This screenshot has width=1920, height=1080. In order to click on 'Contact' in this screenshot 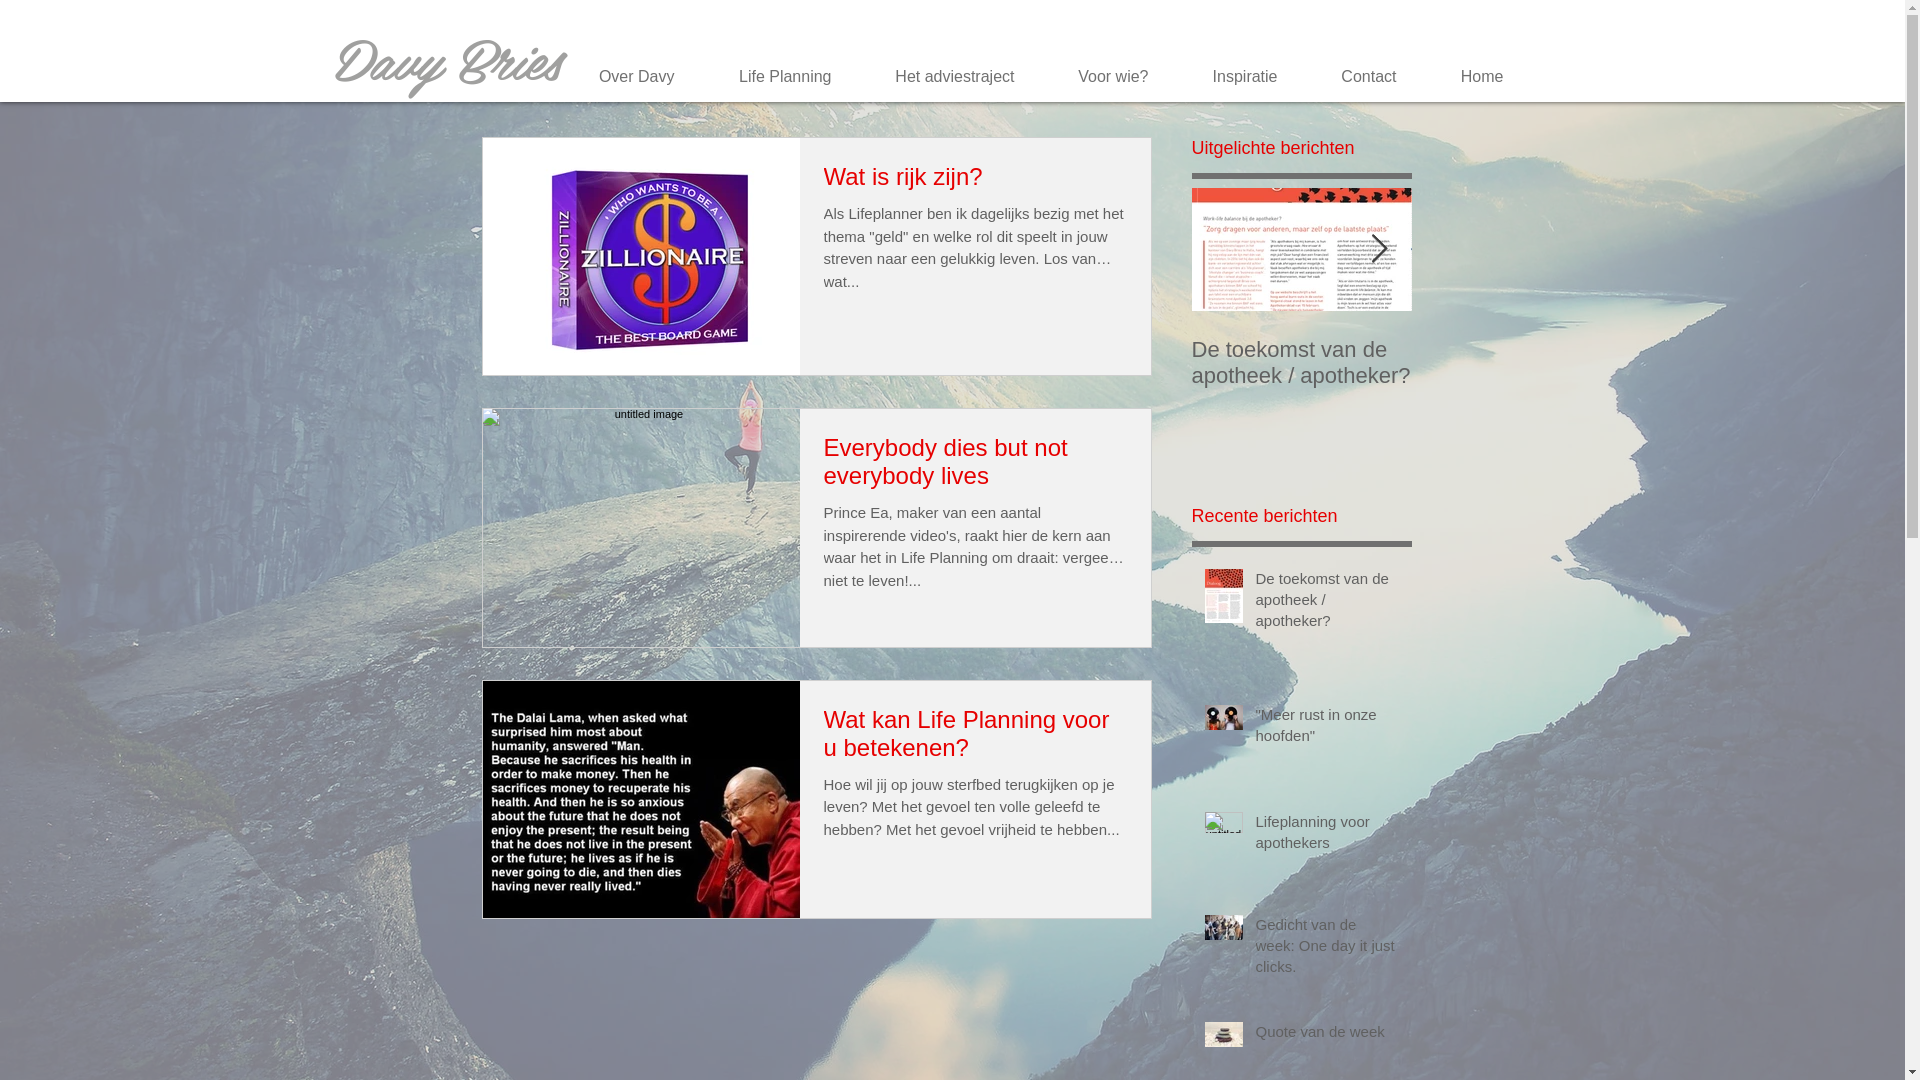, I will do `click(1357, 76)`.